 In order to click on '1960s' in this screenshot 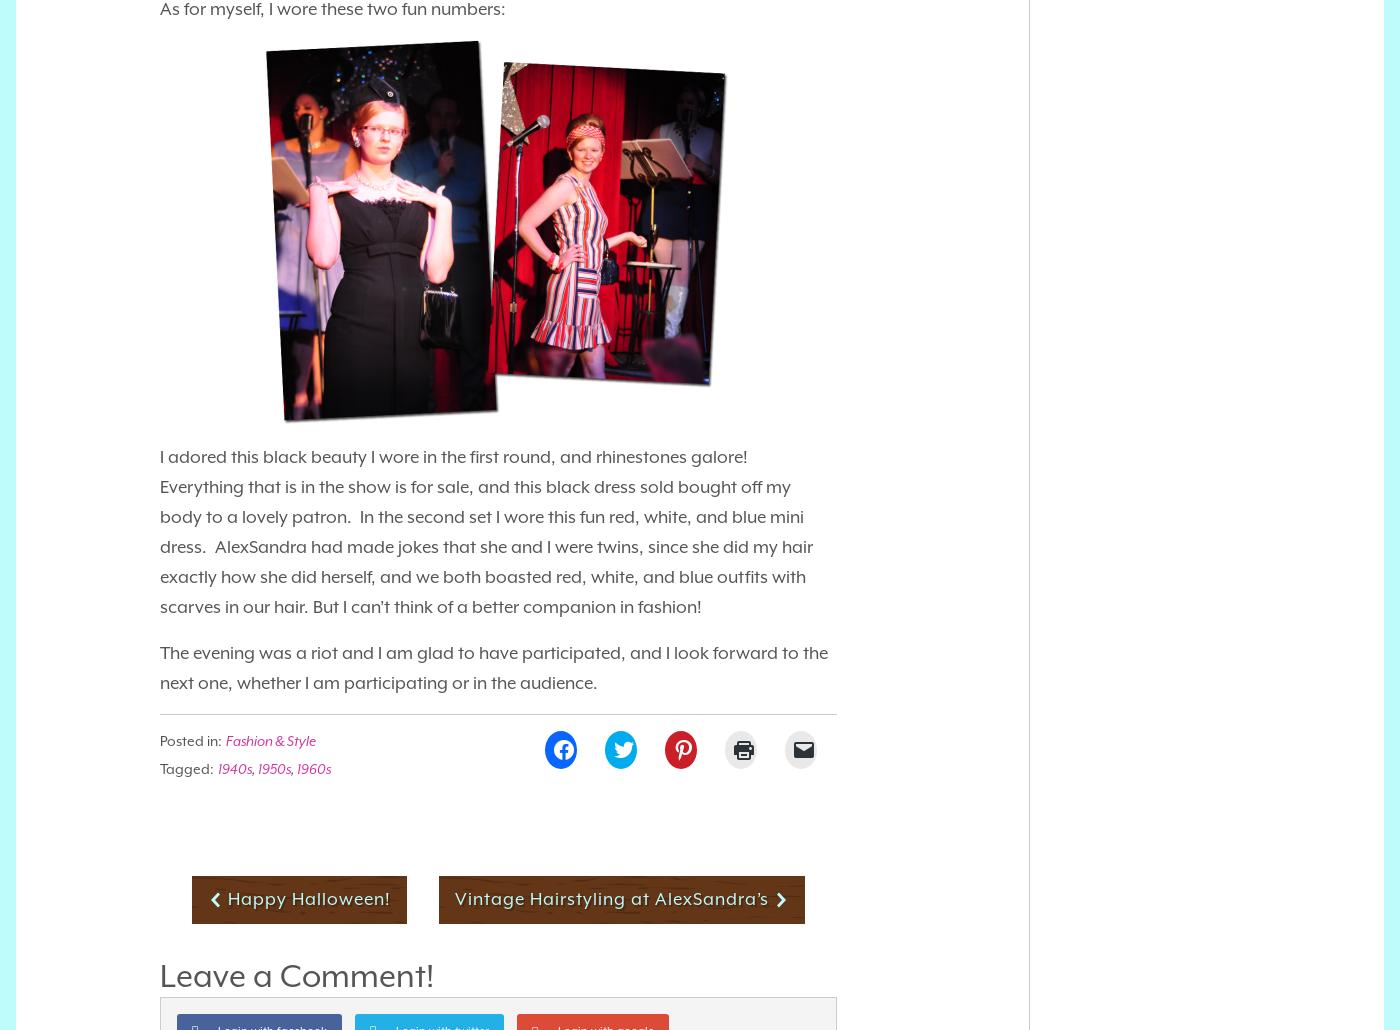, I will do `click(314, 767)`.